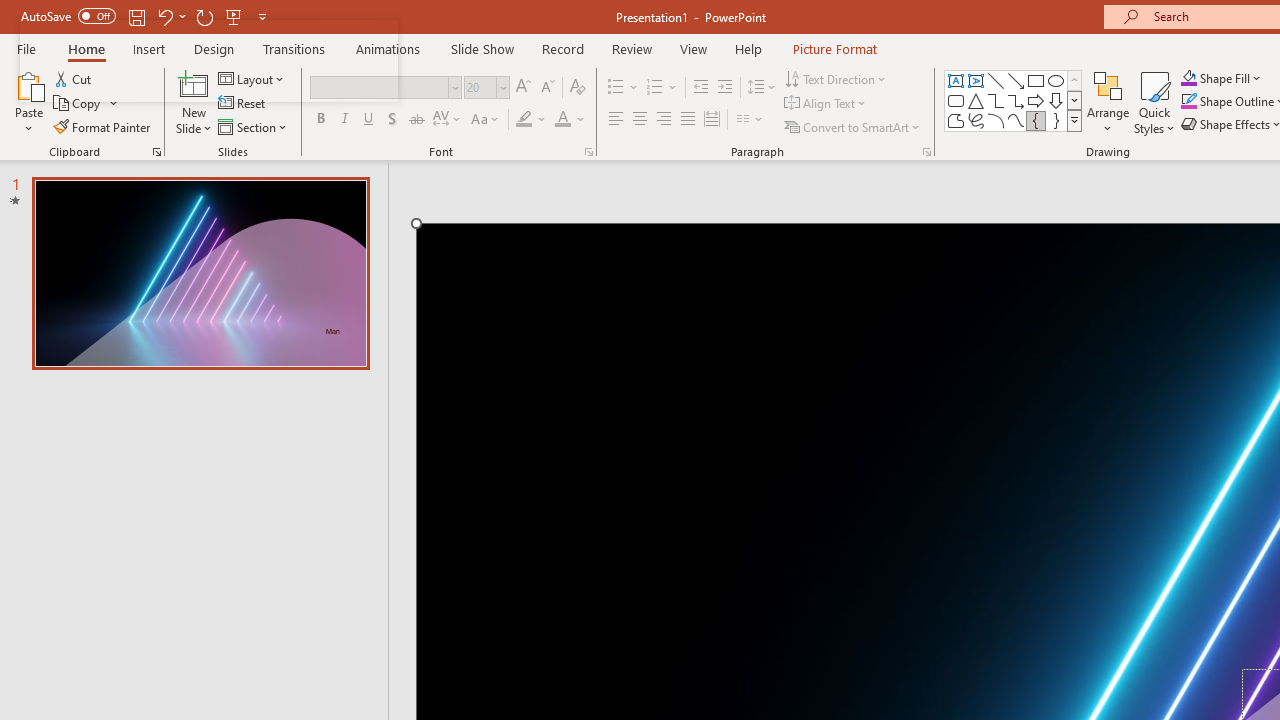 The width and height of the screenshot is (1280, 720). What do you see at coordinates (1189, 77) in the screenshot?
I see `'Shape Fill Orange, Accent 2'` at bounding box center [1189, 77].